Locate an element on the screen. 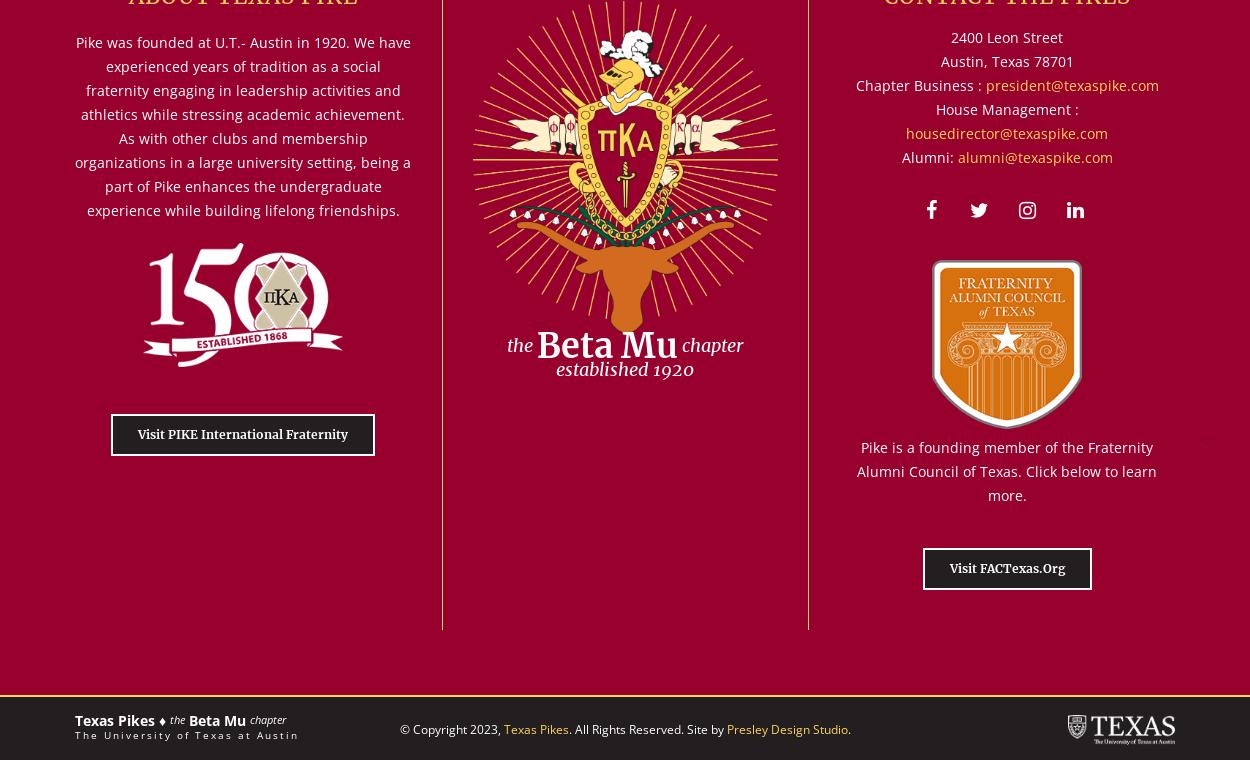  'Visit PIKE International Fraternity' is located at coordinates (242, 433).